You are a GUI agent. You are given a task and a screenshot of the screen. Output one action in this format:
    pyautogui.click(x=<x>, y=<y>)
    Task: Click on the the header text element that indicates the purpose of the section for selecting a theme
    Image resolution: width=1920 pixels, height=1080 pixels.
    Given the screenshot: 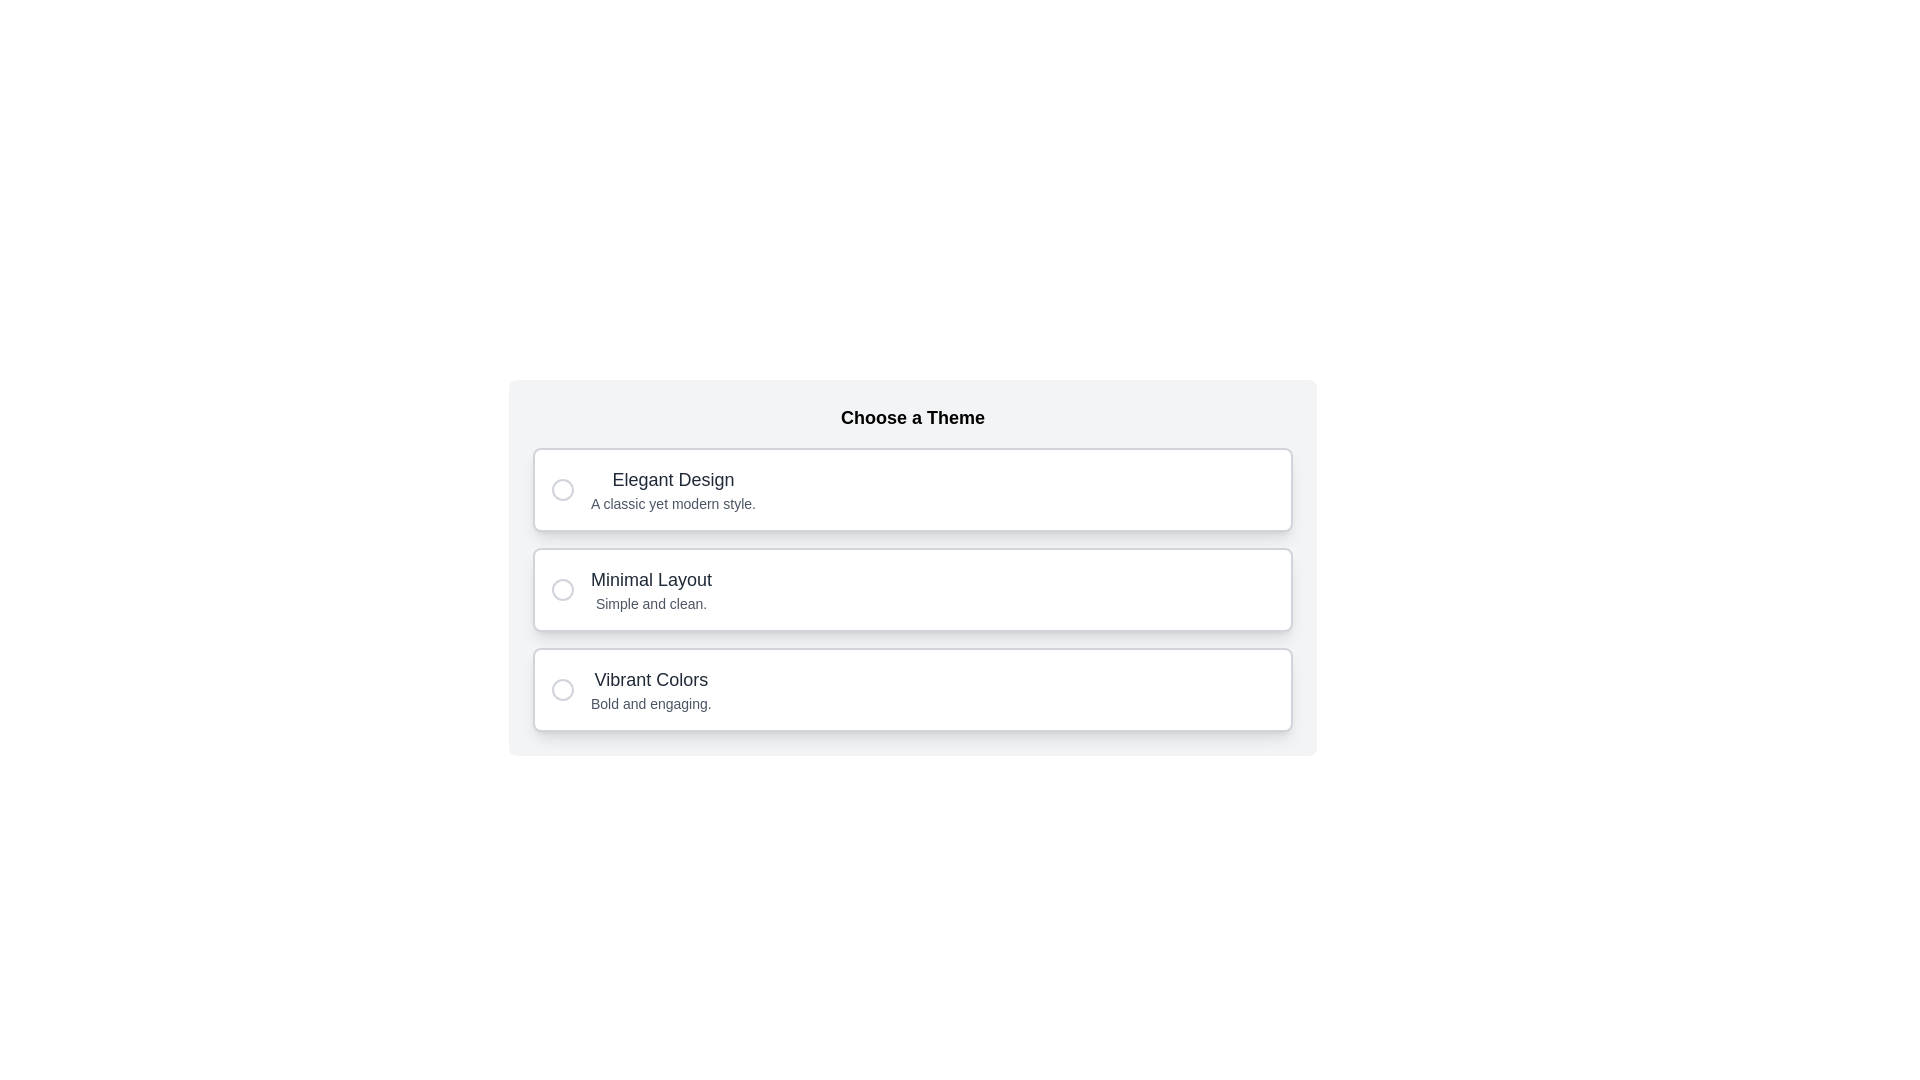 What is the action you would take?
    pyautogui.click(x=911, y=416)
    